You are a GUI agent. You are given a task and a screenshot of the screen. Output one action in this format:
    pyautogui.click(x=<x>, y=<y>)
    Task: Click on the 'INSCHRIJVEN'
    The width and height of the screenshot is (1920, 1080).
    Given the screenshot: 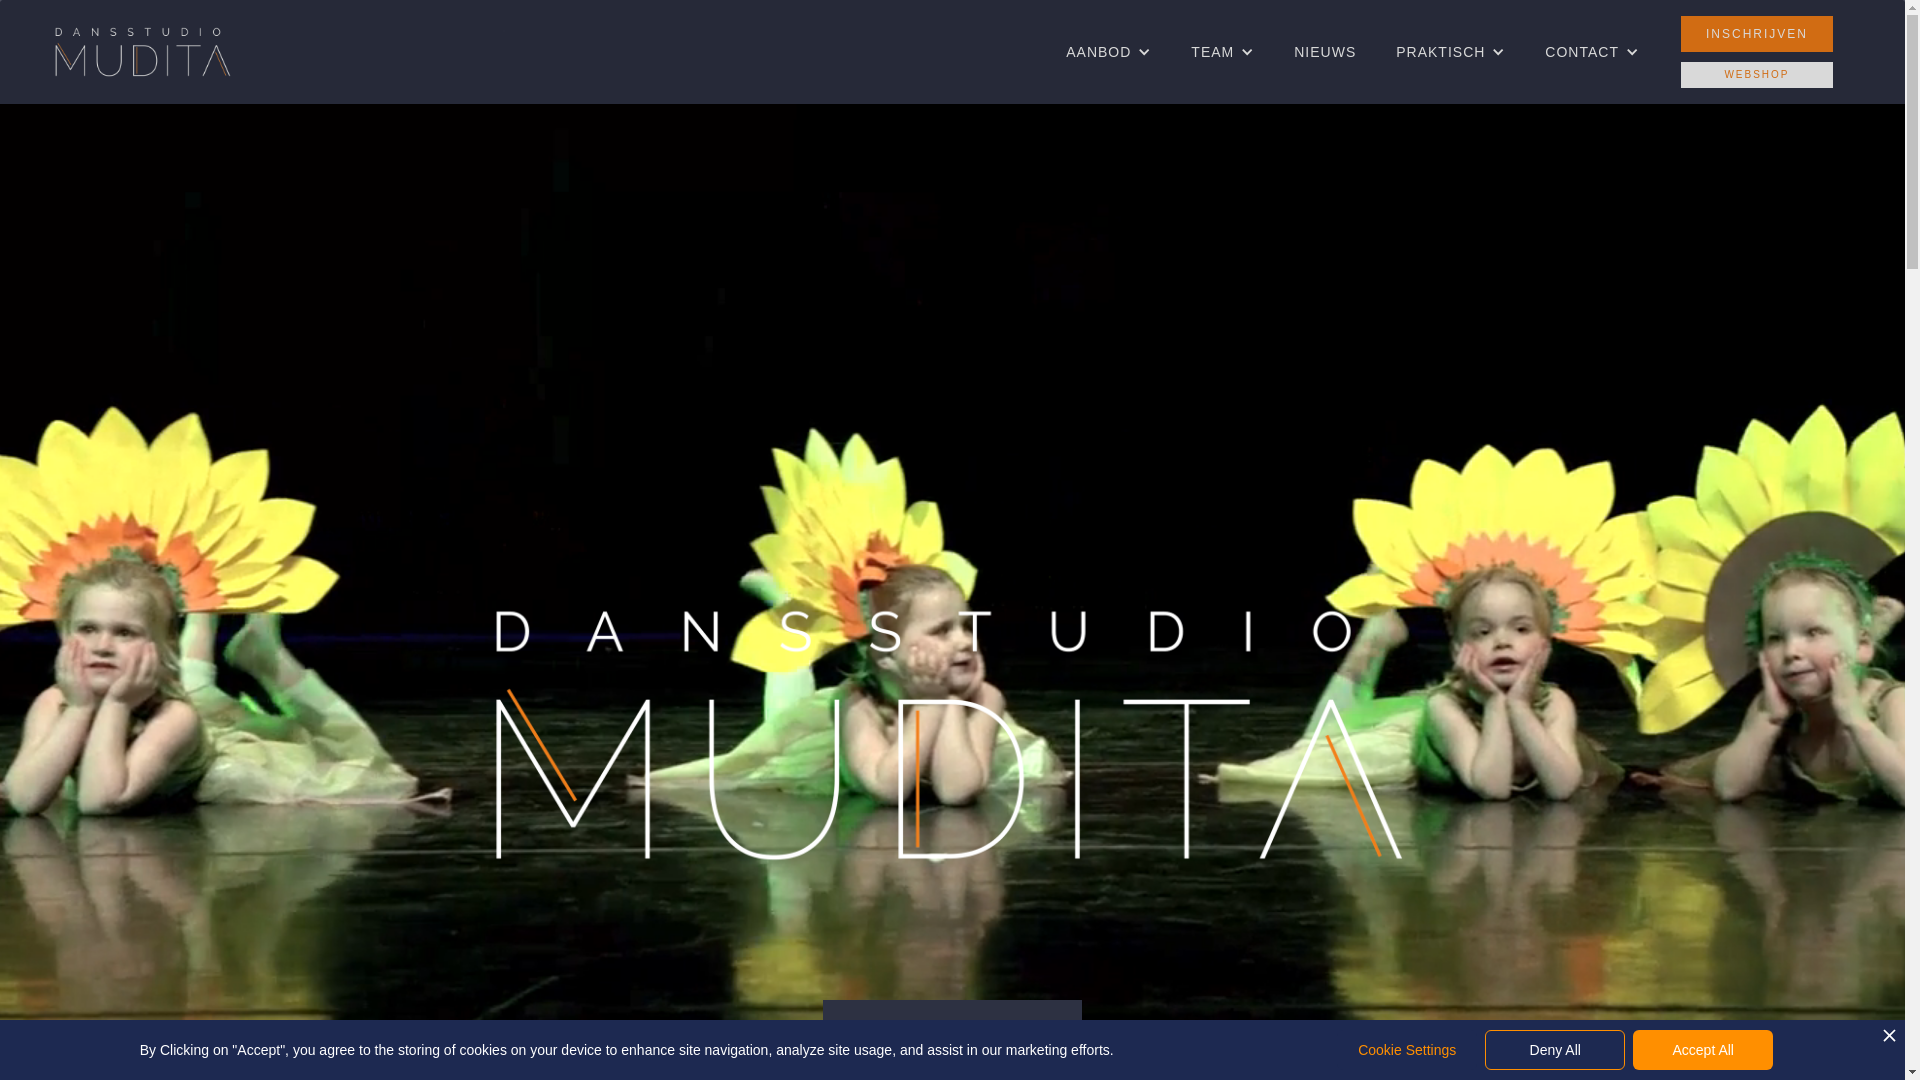 What is the action you would take?
    pyautogui.click(x=1755, y=34)
    